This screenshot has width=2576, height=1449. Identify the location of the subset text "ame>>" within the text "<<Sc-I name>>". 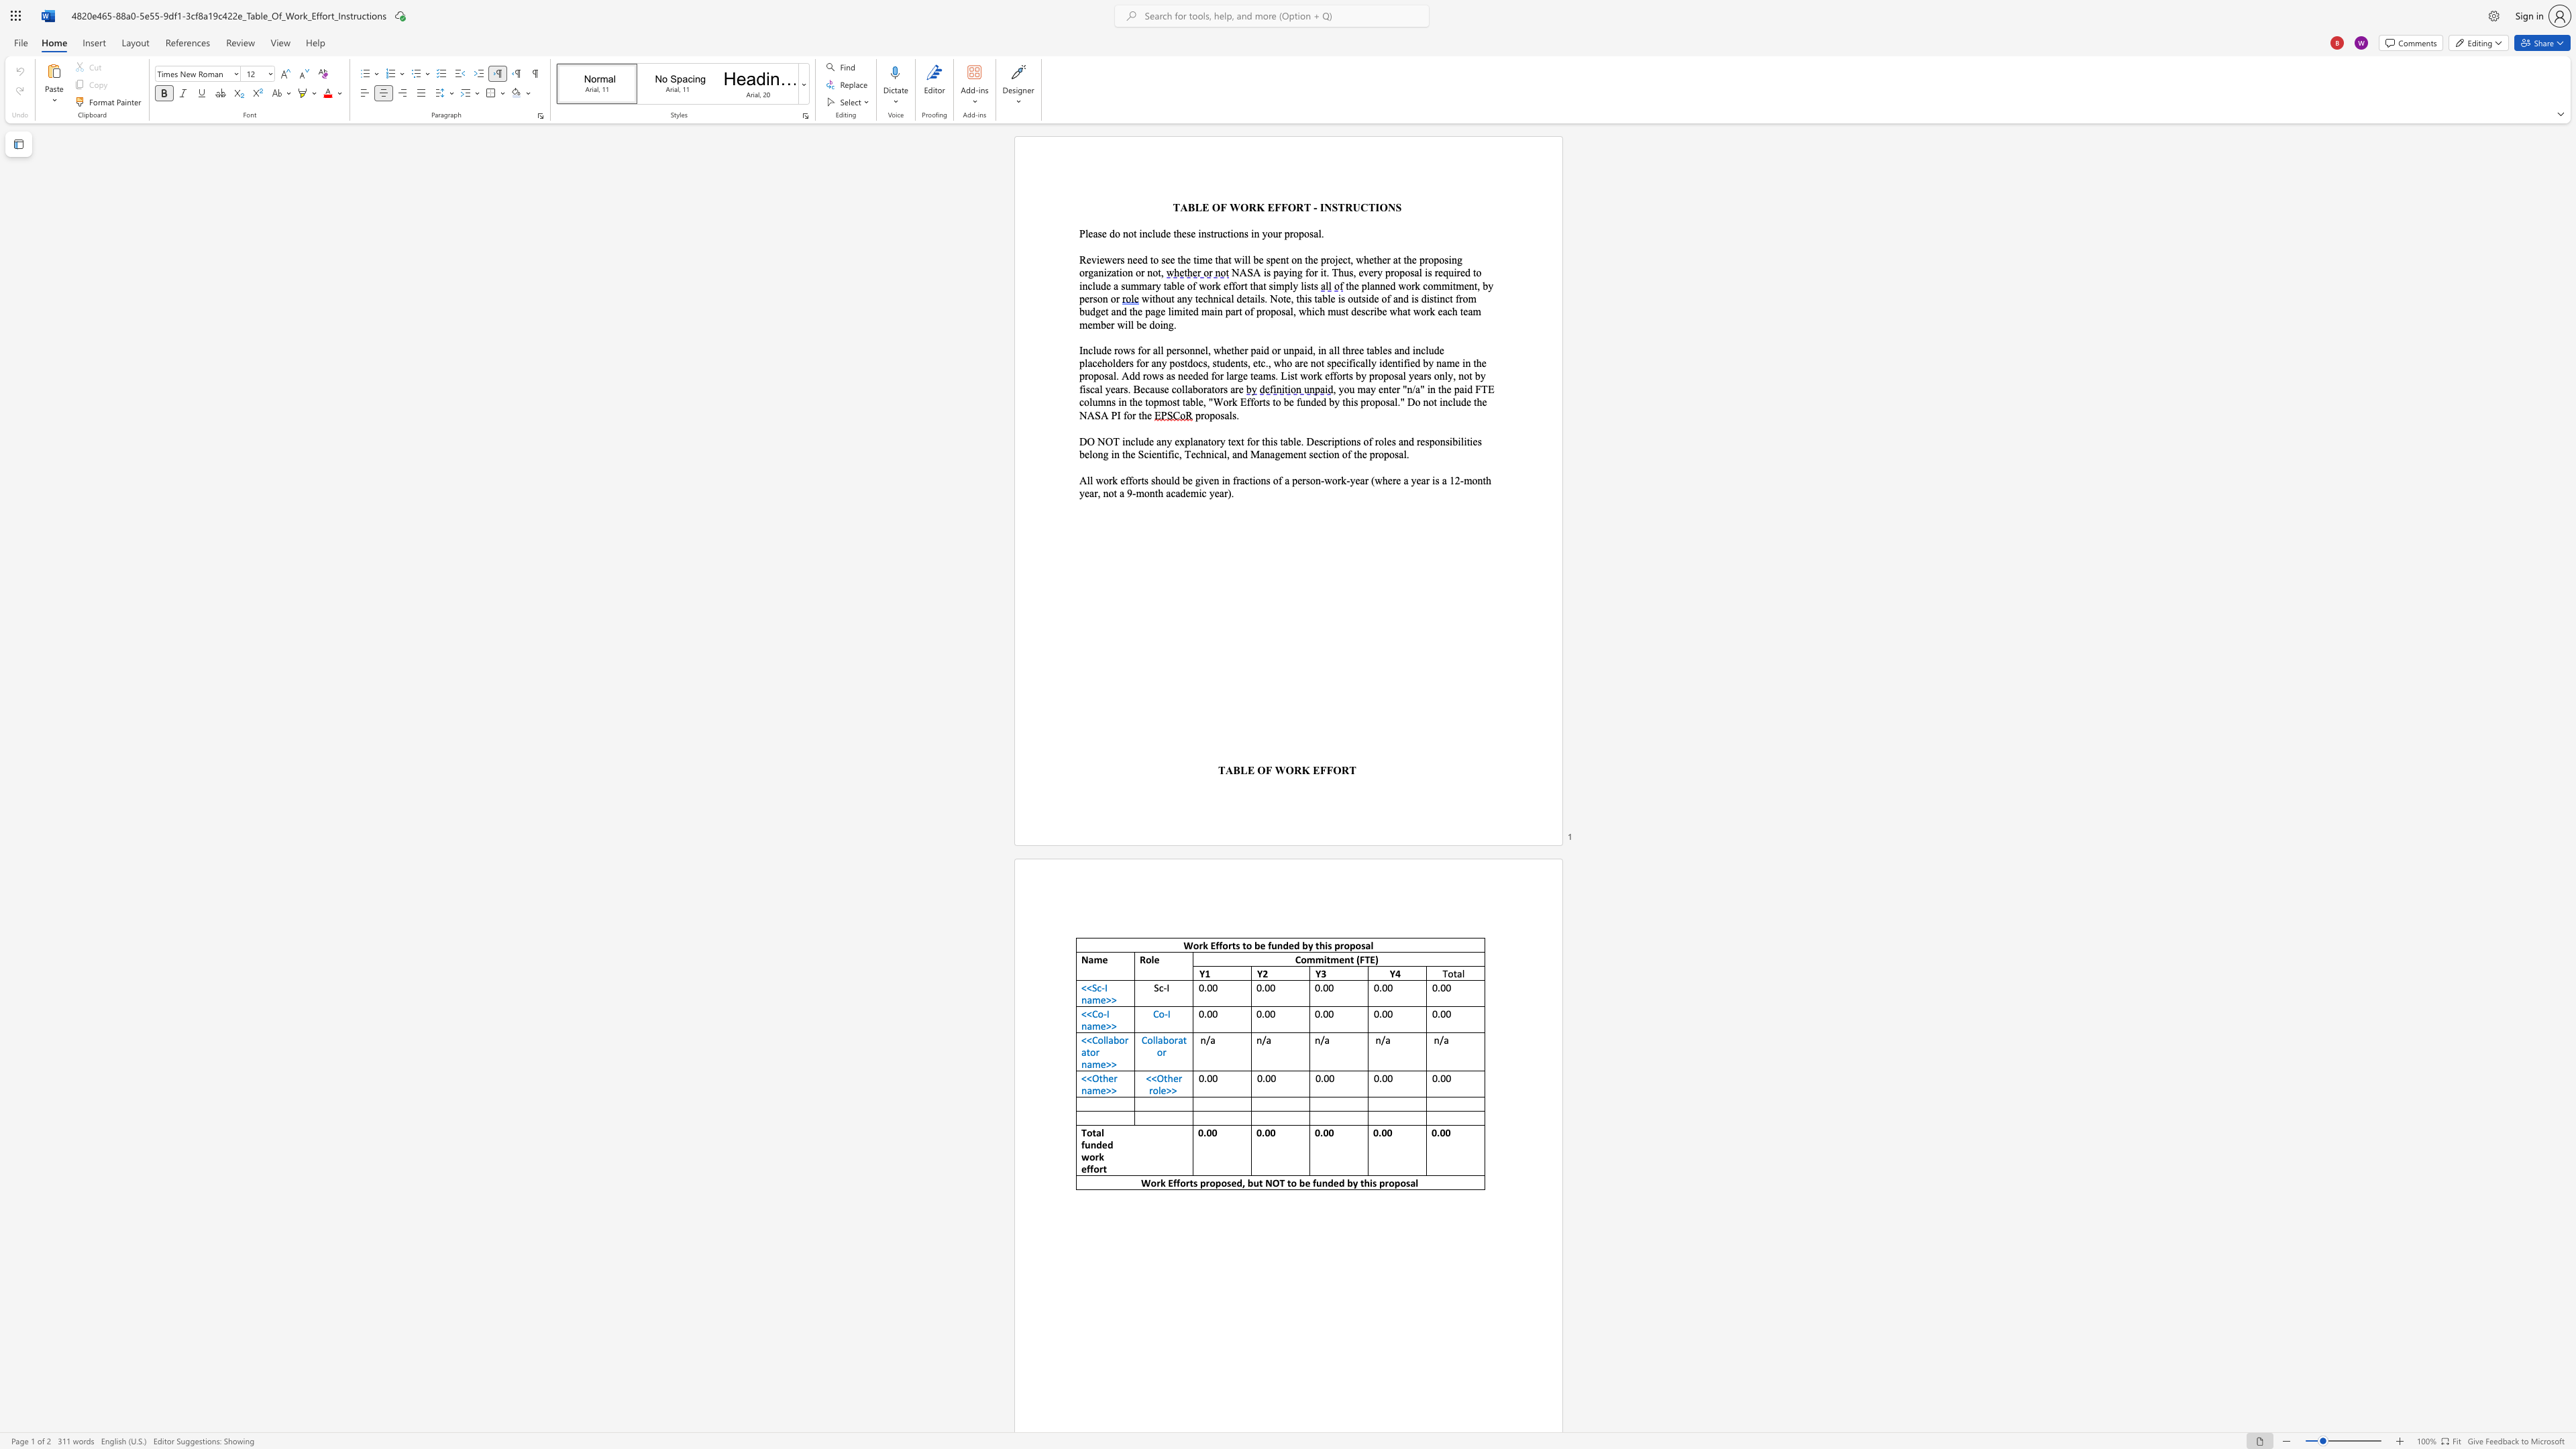
(1087, 998).